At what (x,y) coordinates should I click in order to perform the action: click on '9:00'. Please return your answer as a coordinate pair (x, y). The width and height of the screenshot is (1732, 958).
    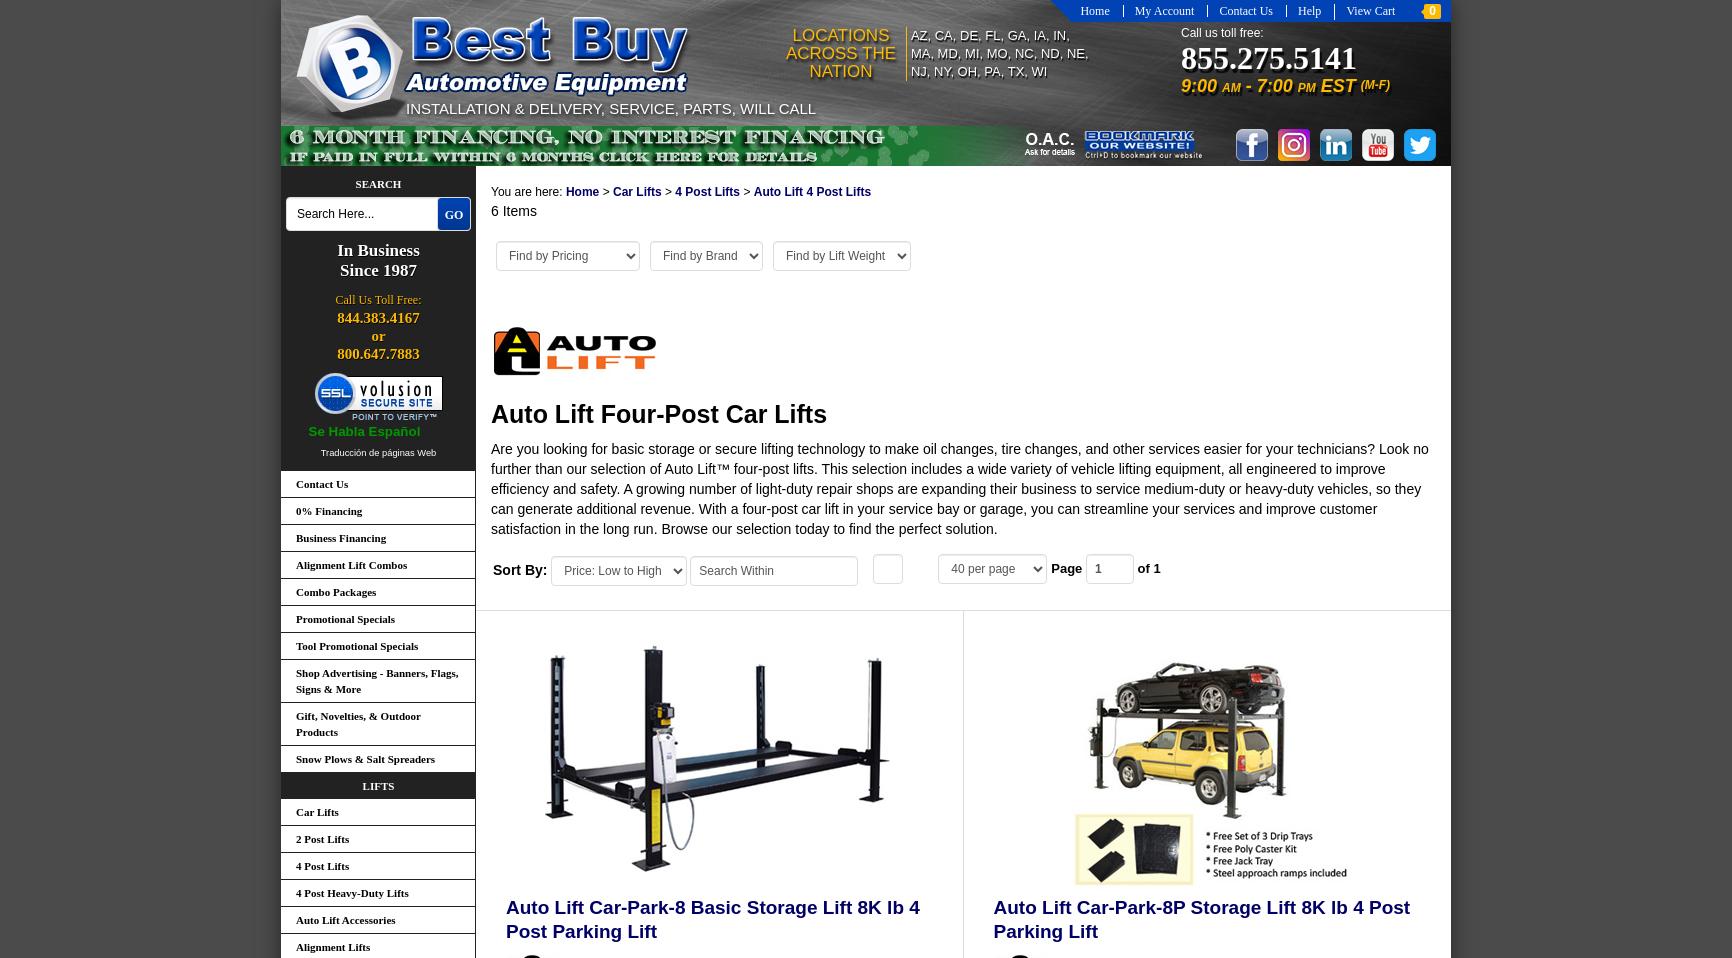
    Looking at the image, I should click on (1200, 86).